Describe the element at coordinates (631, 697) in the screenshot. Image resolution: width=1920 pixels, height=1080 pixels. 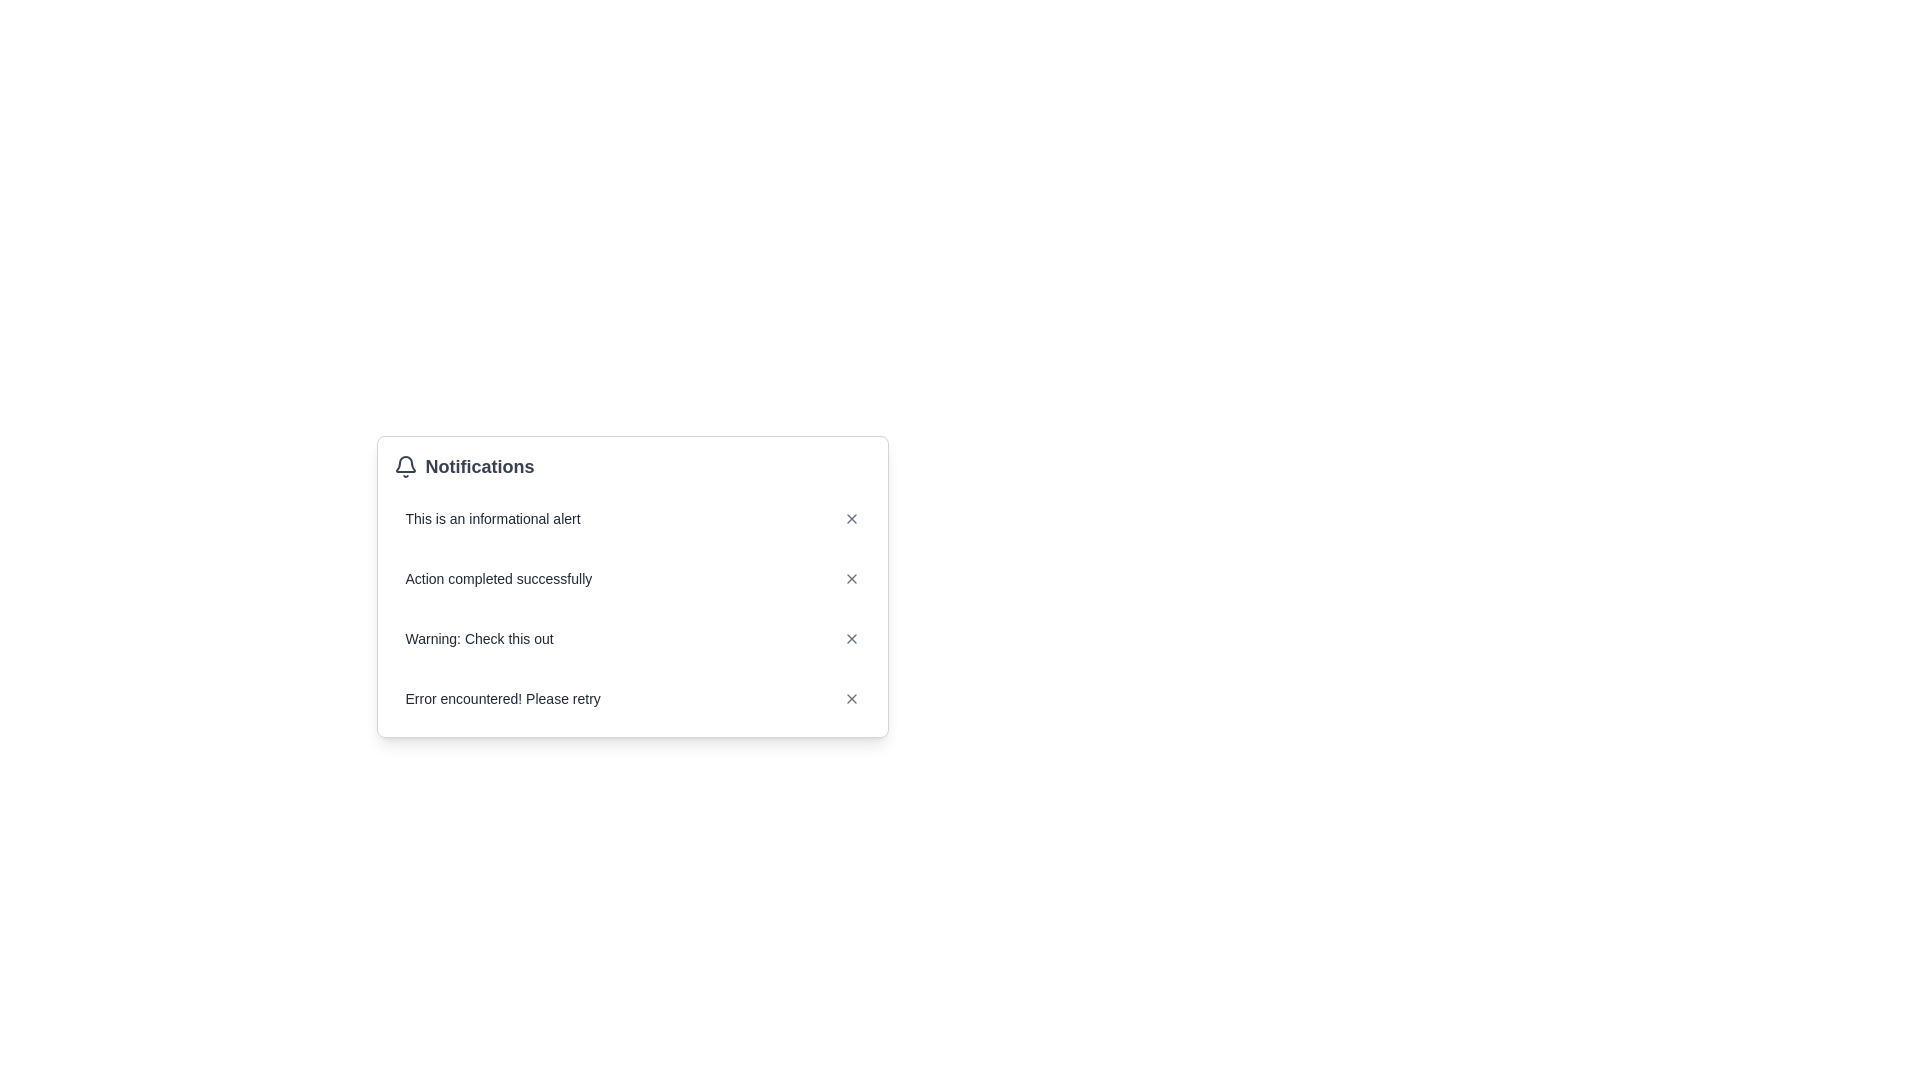
I see `the Notification Box, which serves as an error notification at the bottom of the notification section` at that location.